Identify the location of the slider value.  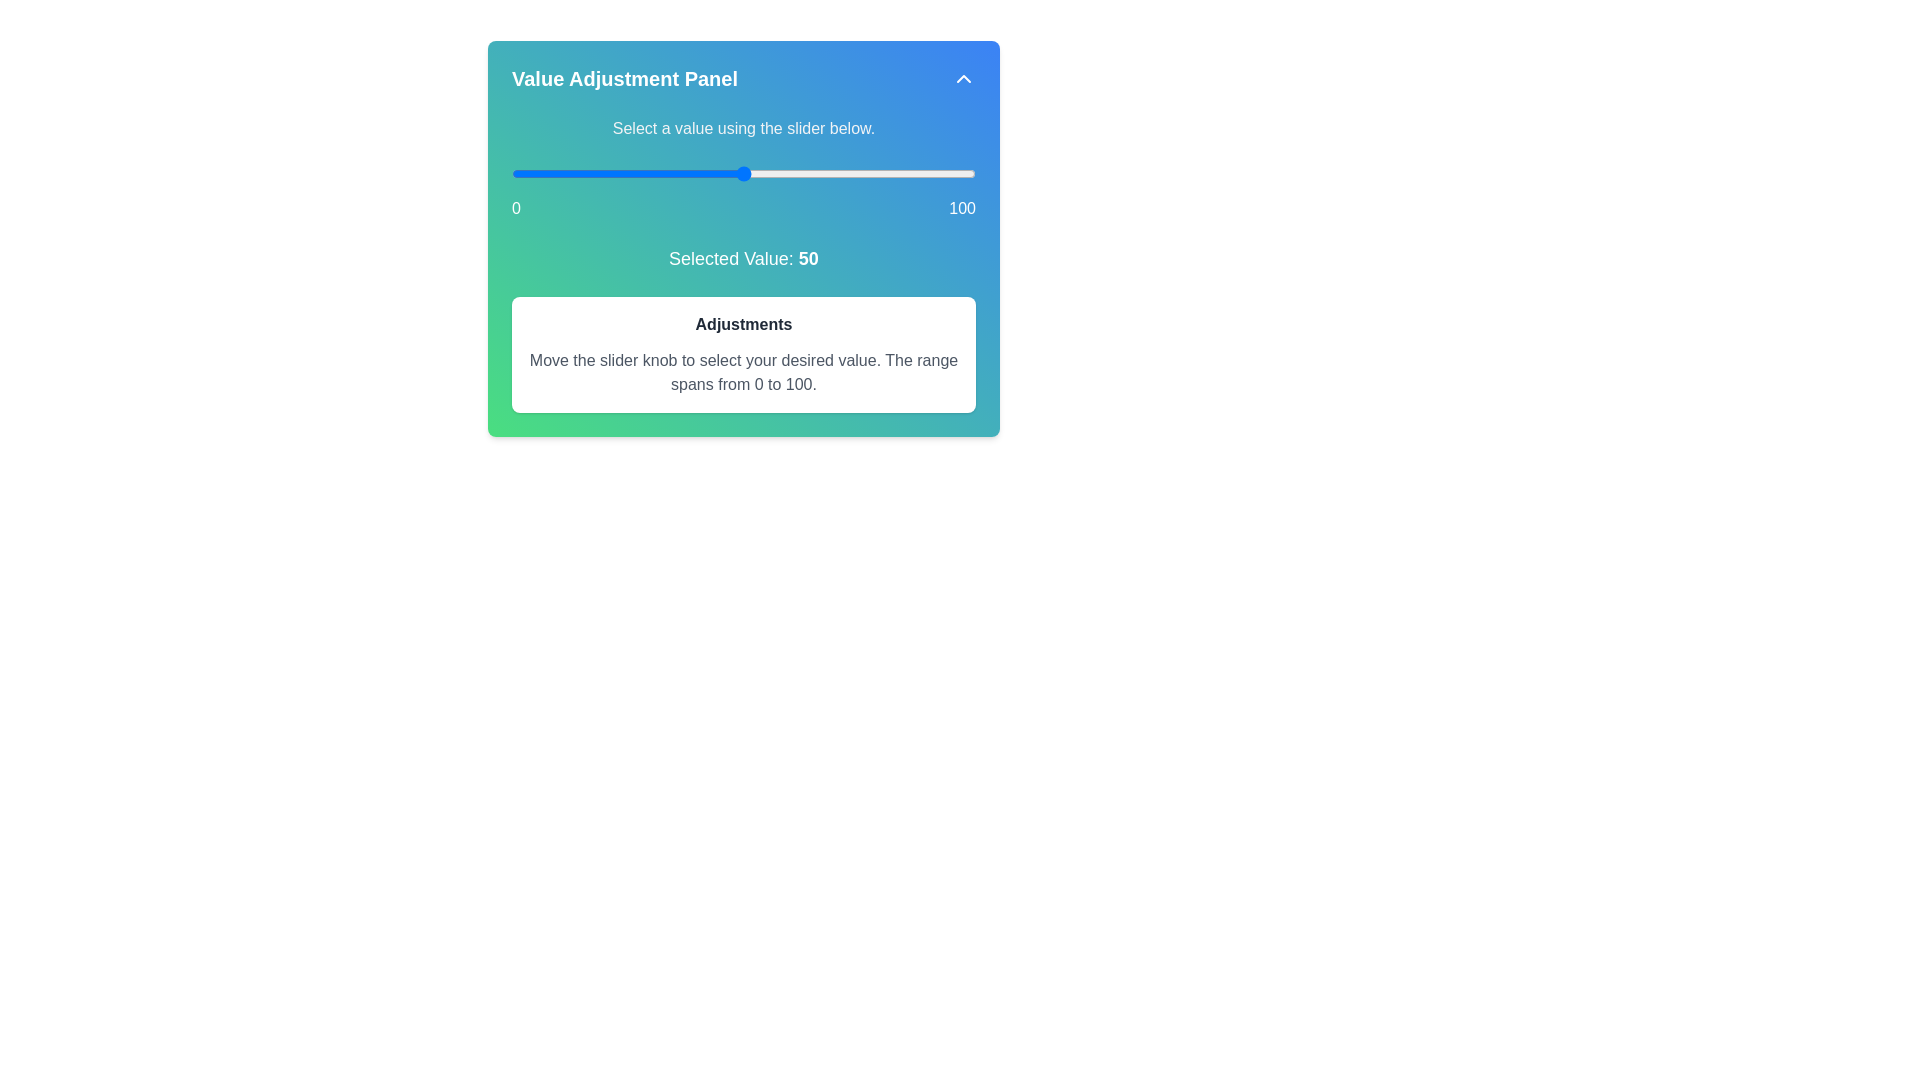
(798, 172).